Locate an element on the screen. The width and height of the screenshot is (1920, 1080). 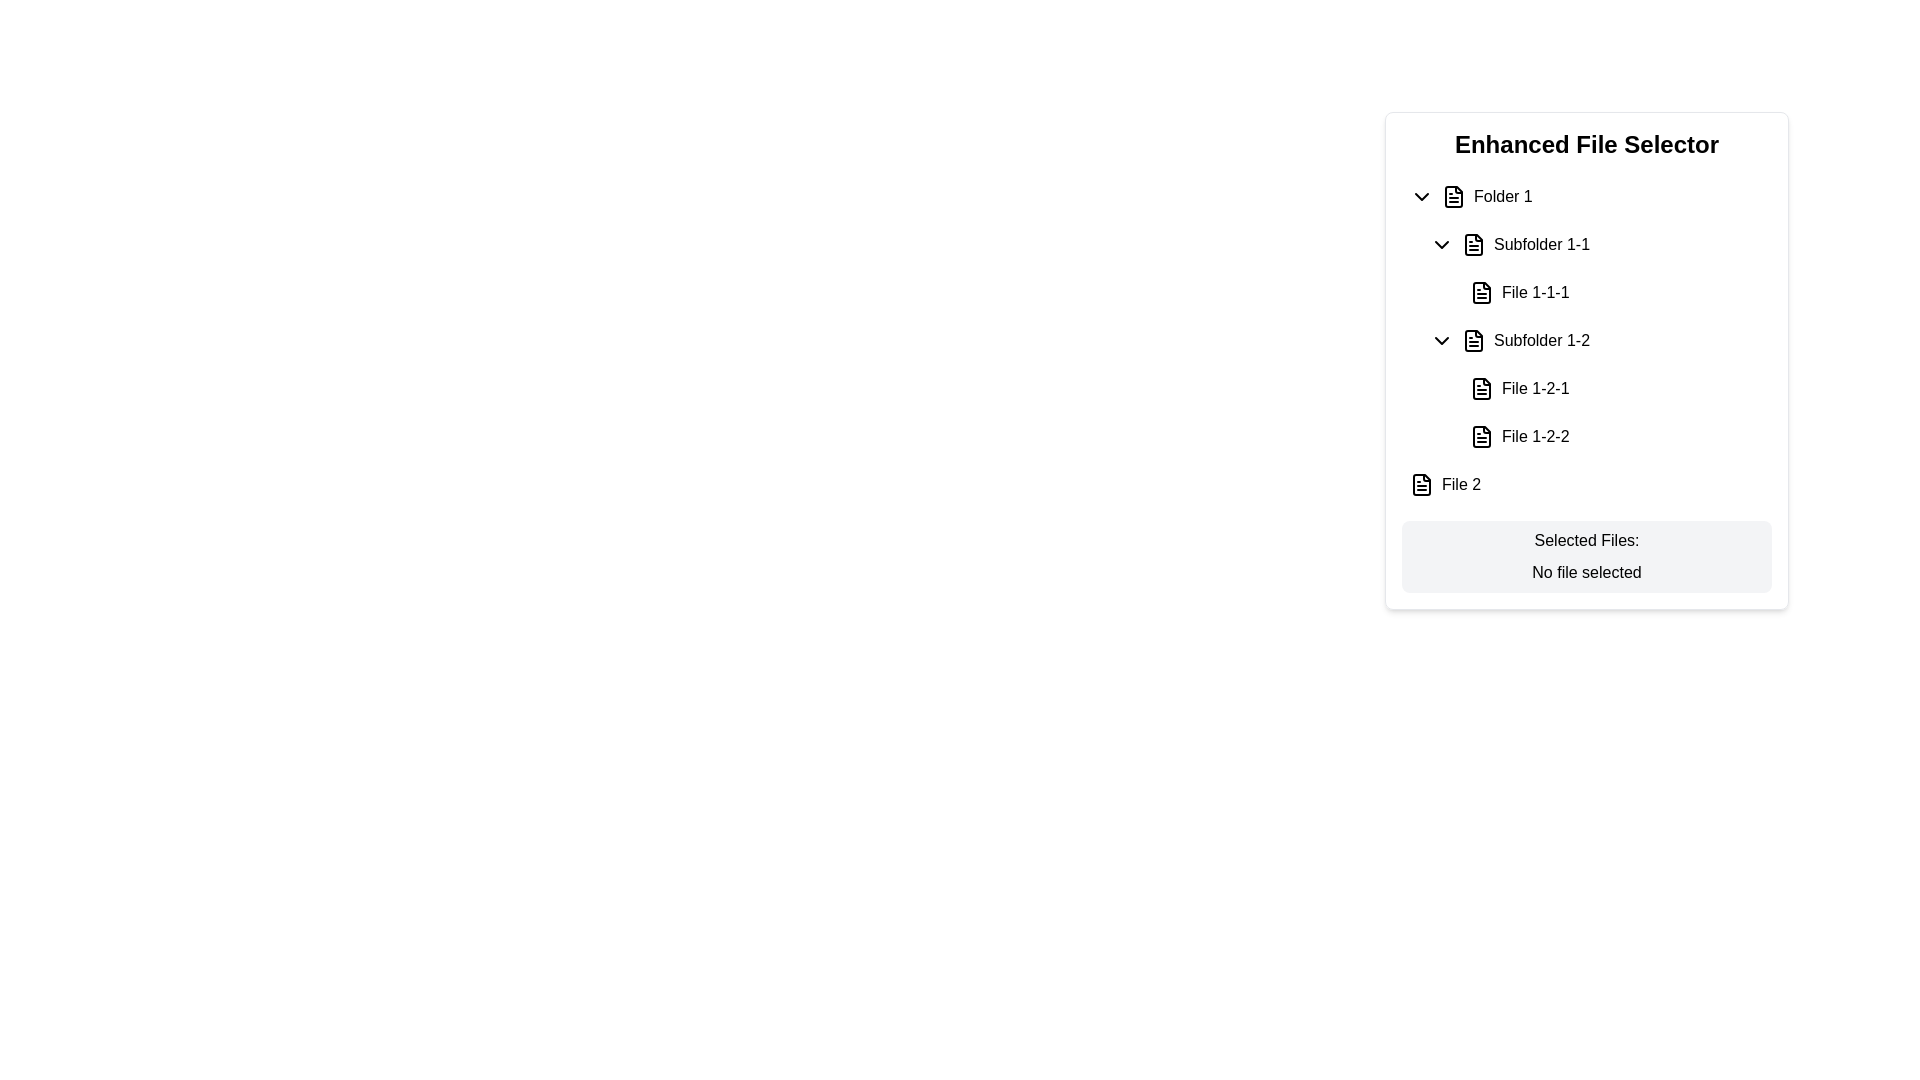
the selectable file entry located under 'Subfolder 1-2', which is positioned above 'File 1-2-2' in the file navigation interface is located at coordinates (1596, 389).